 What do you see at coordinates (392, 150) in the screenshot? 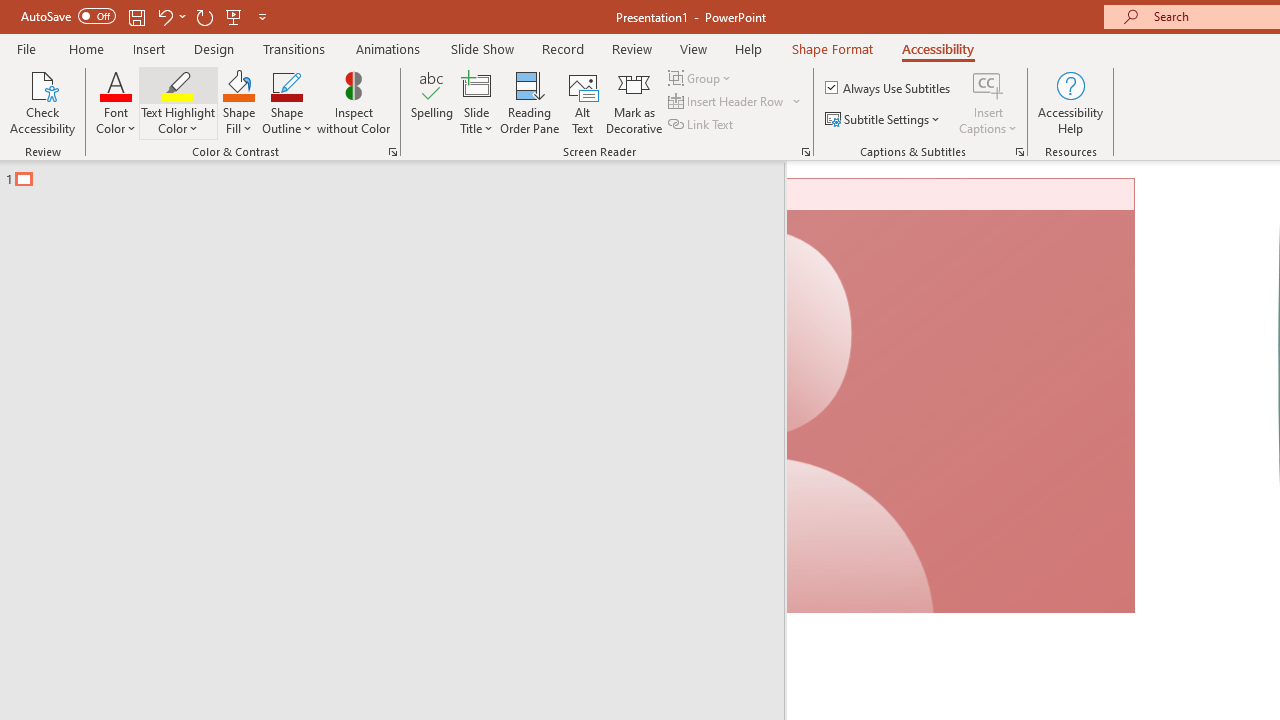
I see `'Color & Contrast'` at bounding box center [392, 150].